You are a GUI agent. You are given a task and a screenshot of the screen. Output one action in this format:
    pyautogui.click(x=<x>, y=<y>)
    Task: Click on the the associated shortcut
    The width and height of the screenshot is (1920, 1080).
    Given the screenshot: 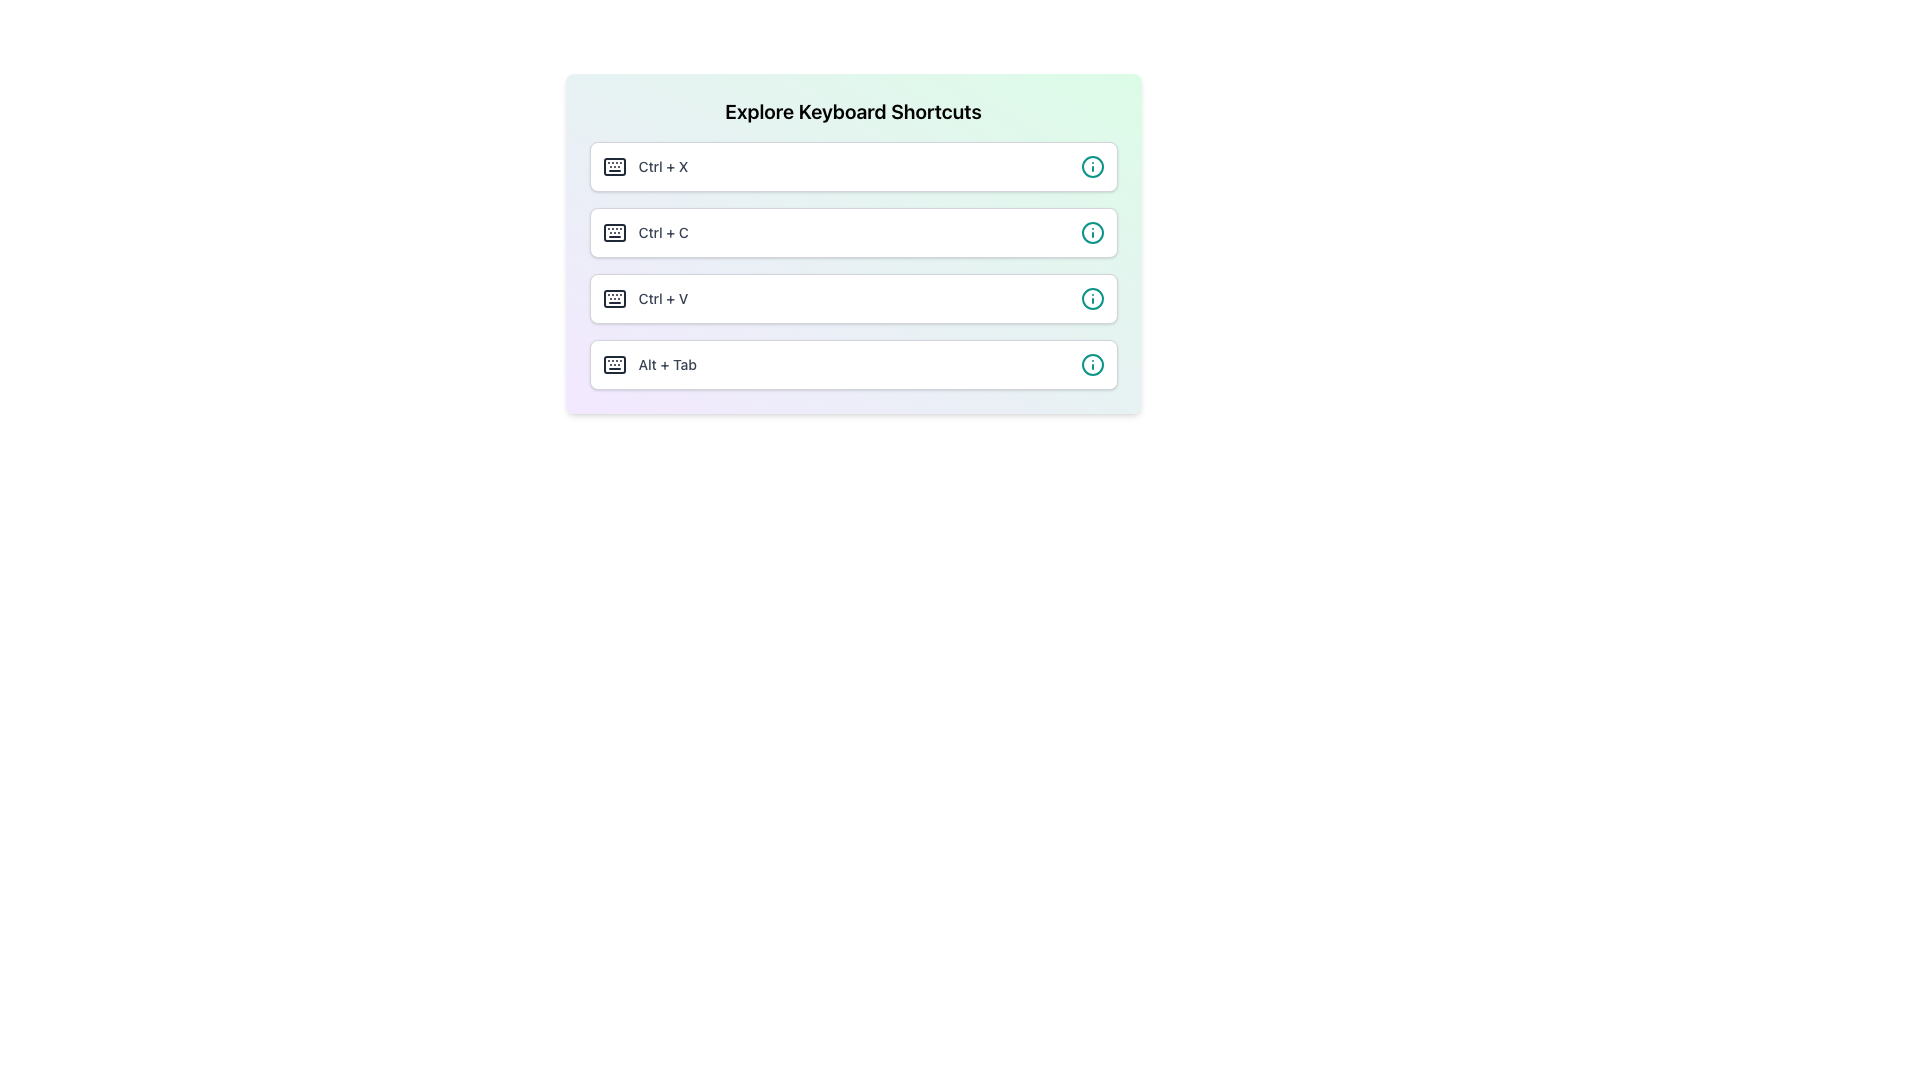 What is the action you would take?
    pyautogui.click(x=613, y=165)
    